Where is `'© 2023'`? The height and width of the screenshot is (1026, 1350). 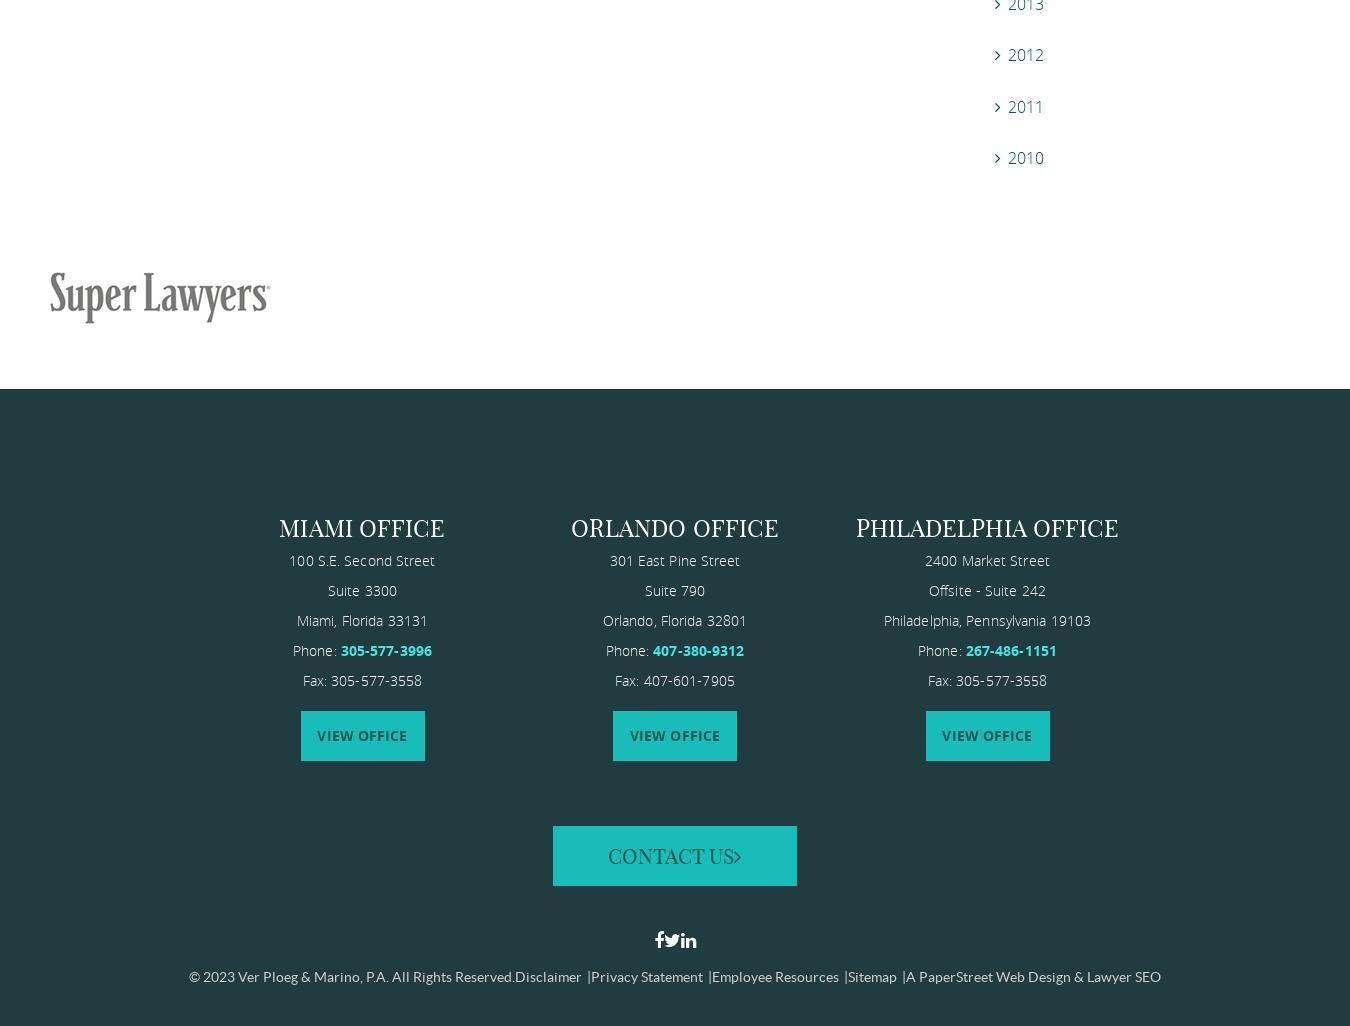
'© 2023' is located at coordinates (213, 975).